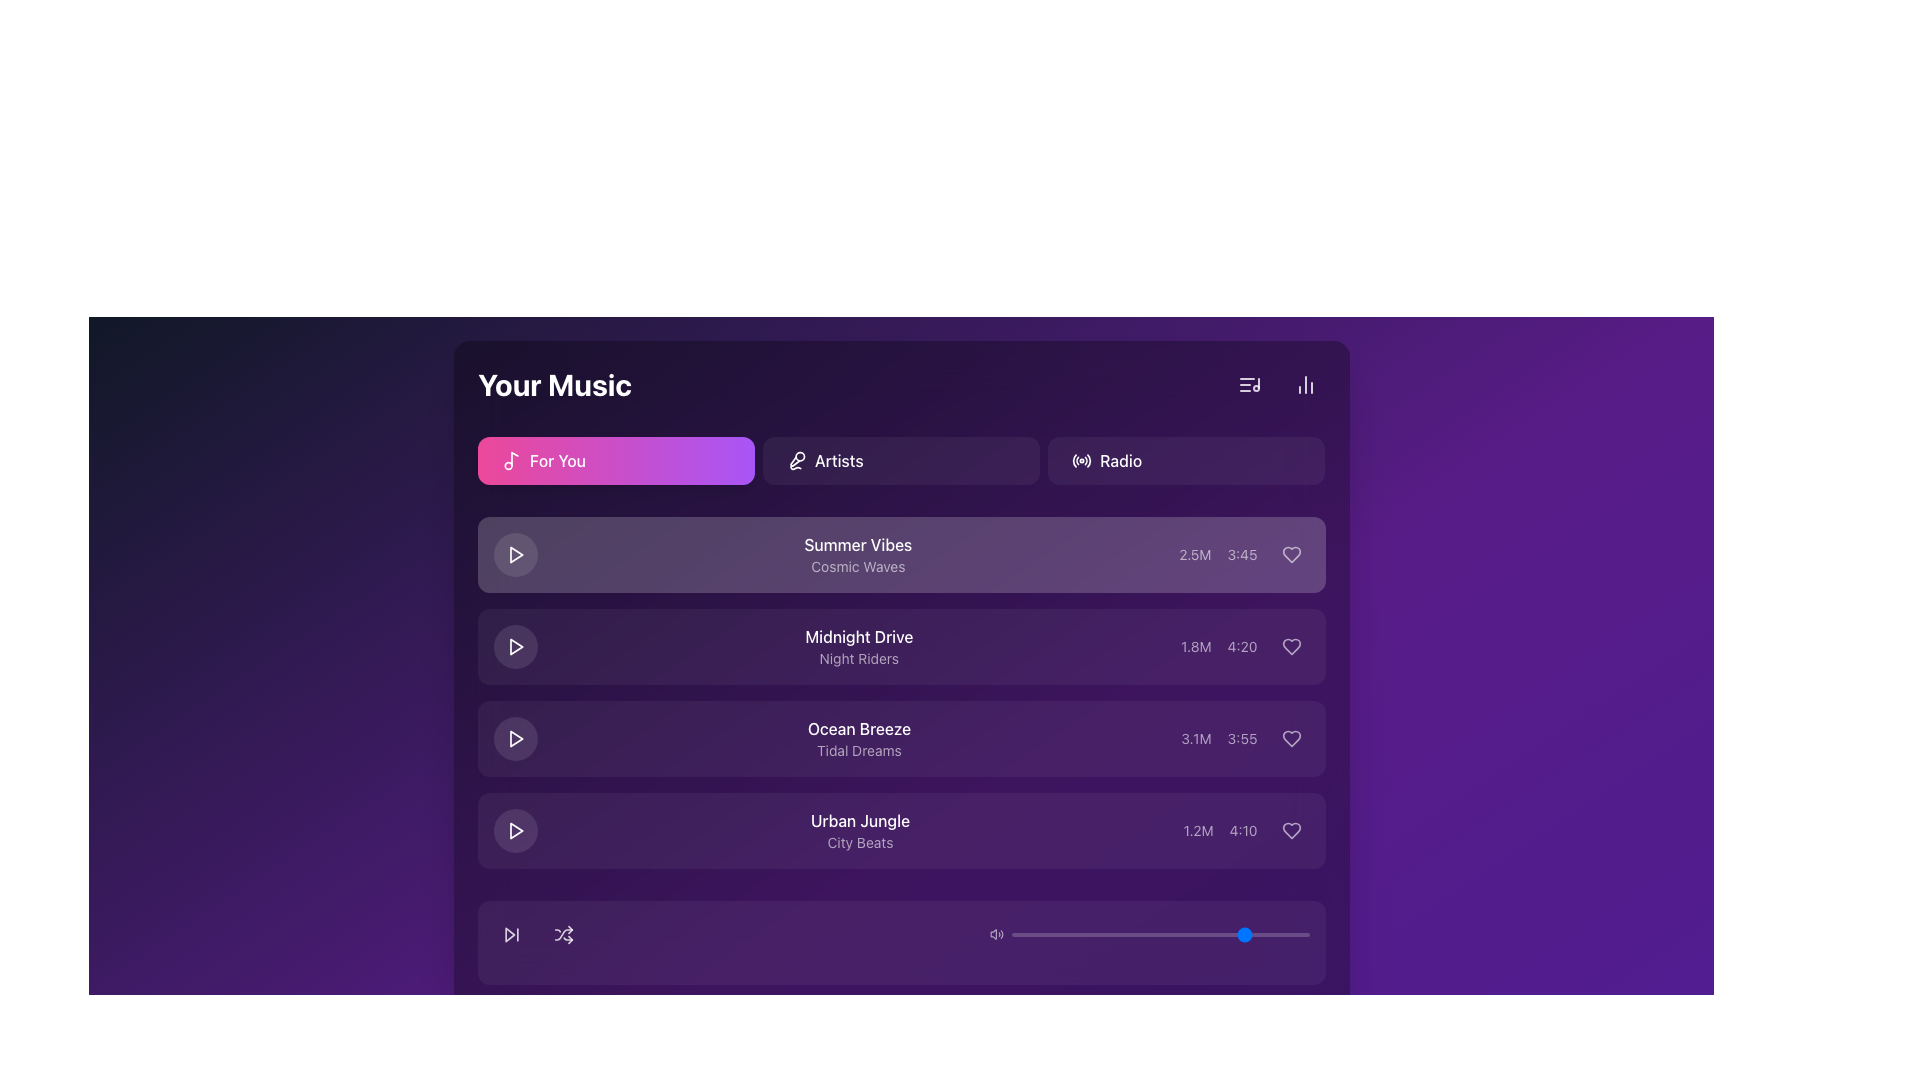  What do you see at coordinates (515, 555) in the screenshot?
I see `the play button for the track 'Summer Vibes' by 'Cosmic Waves'` at bounding box center [515, 555].